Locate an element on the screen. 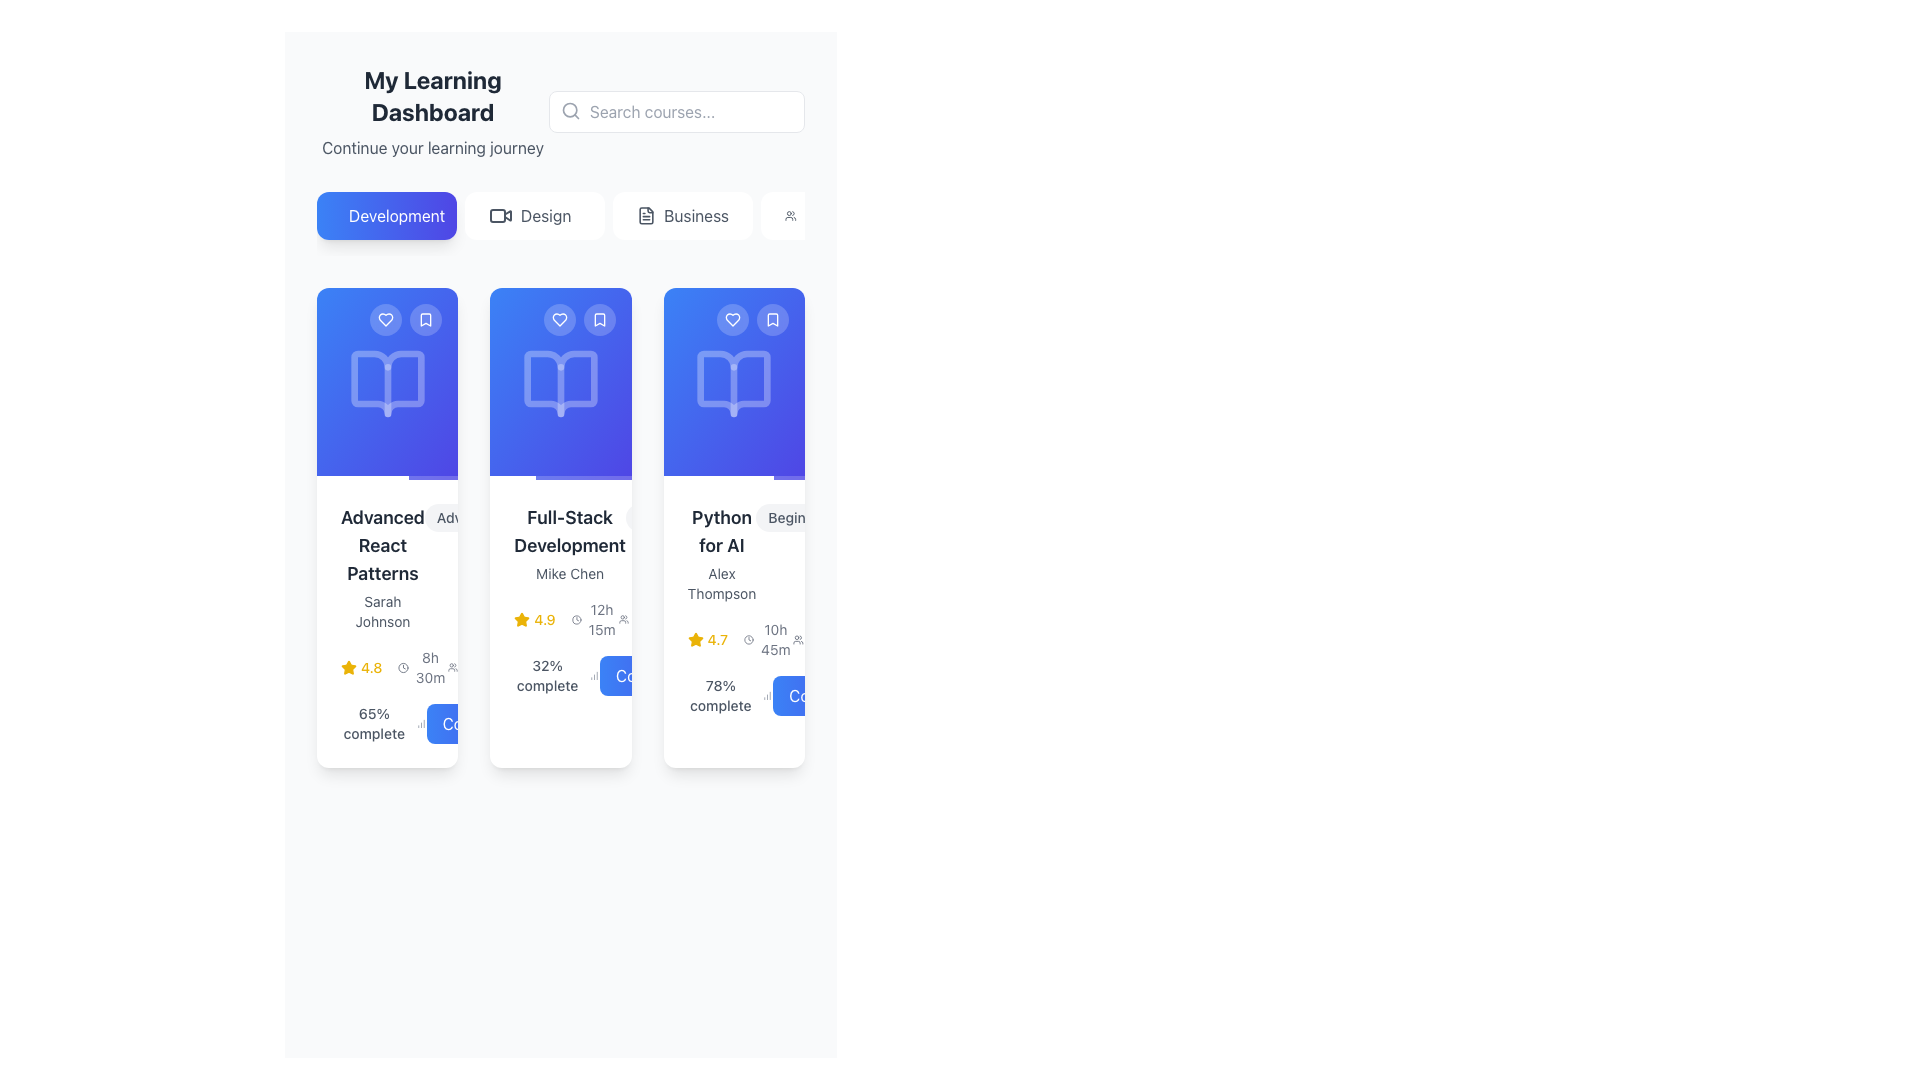 The height and width of the screenshot is (1080, 1920). the progress bar located at the bottom of the 'Python for AI' card, which has a gradient from blue to indigo and indicates progress with a filled white section is located at coordinates (733, 478).